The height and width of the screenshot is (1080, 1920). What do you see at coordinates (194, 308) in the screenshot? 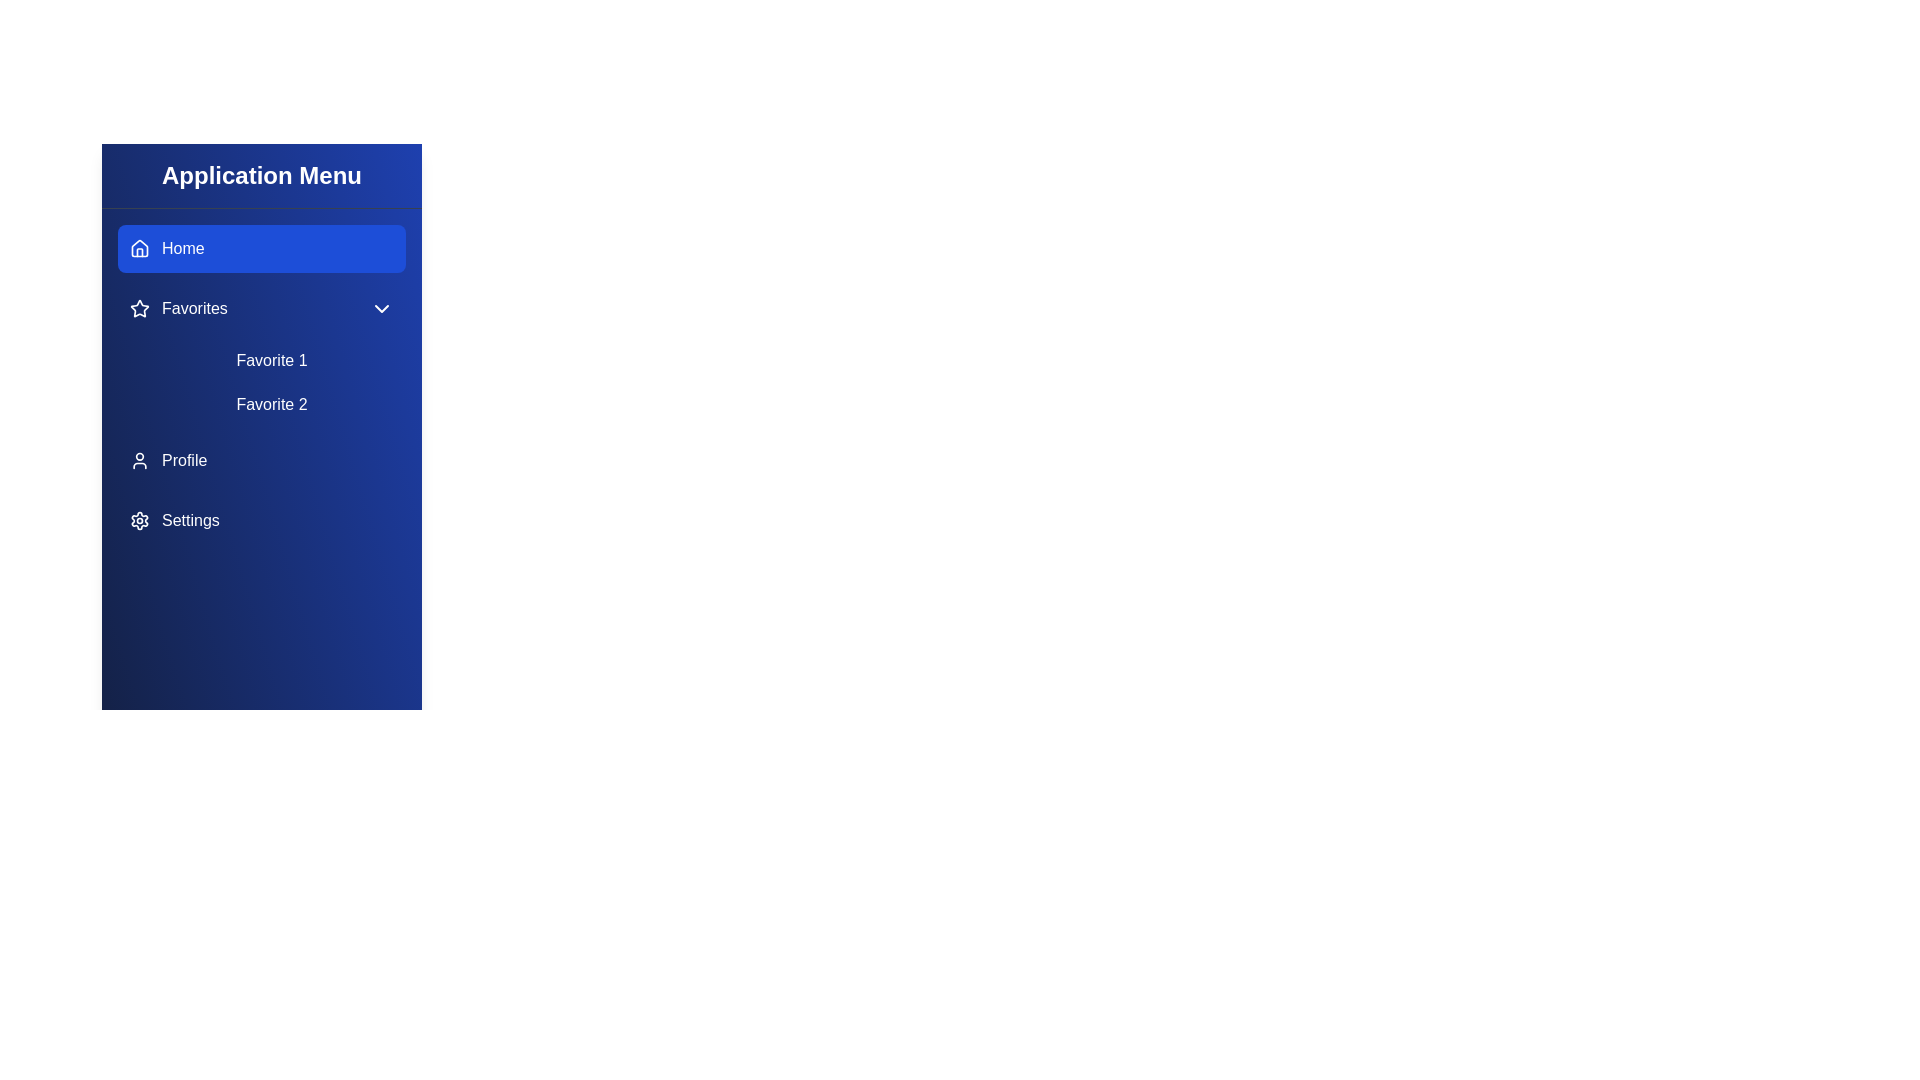
I see `the 'Favorites' navigation item in the vertical menu, which is the second label below 'Home' and above 'Profile'` at bounding box center [194, 308].